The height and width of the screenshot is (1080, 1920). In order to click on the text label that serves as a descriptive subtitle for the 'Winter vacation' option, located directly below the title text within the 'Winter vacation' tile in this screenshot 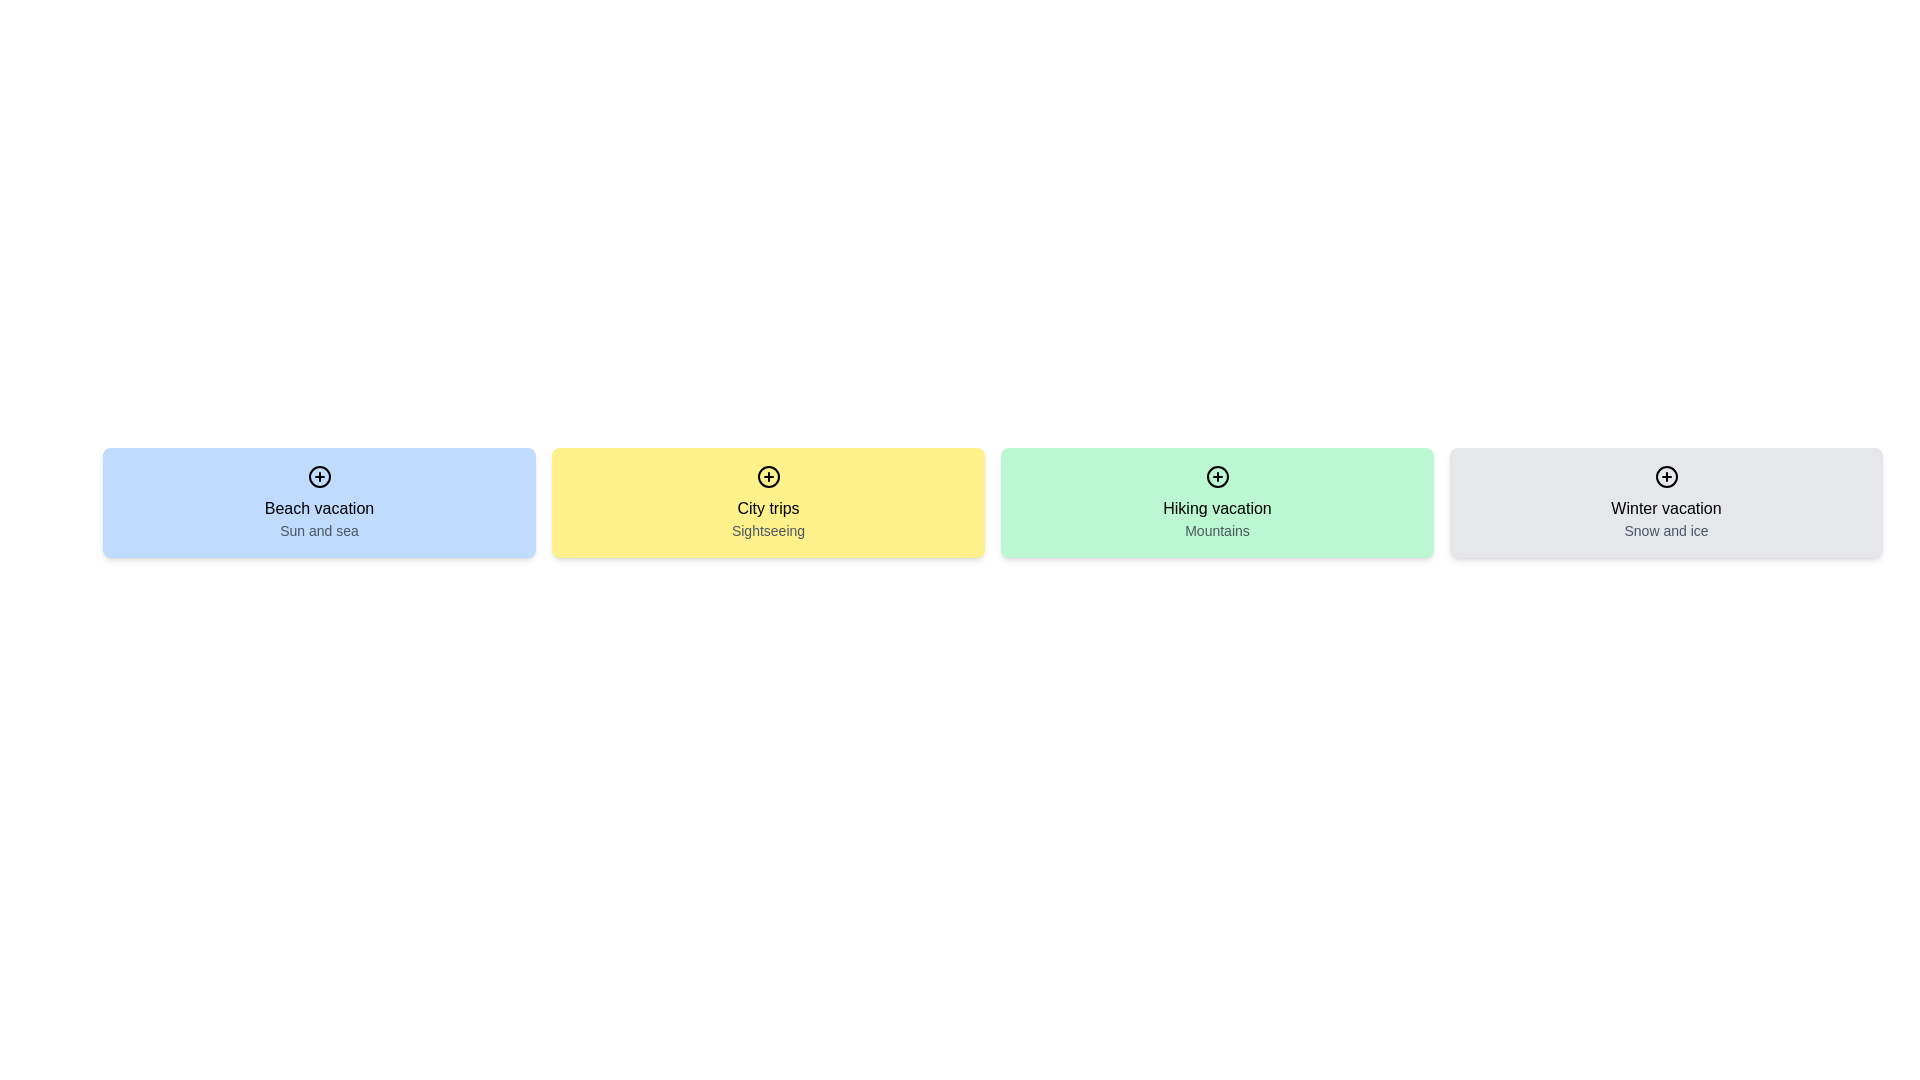, I will do `click(1666, 530)`.